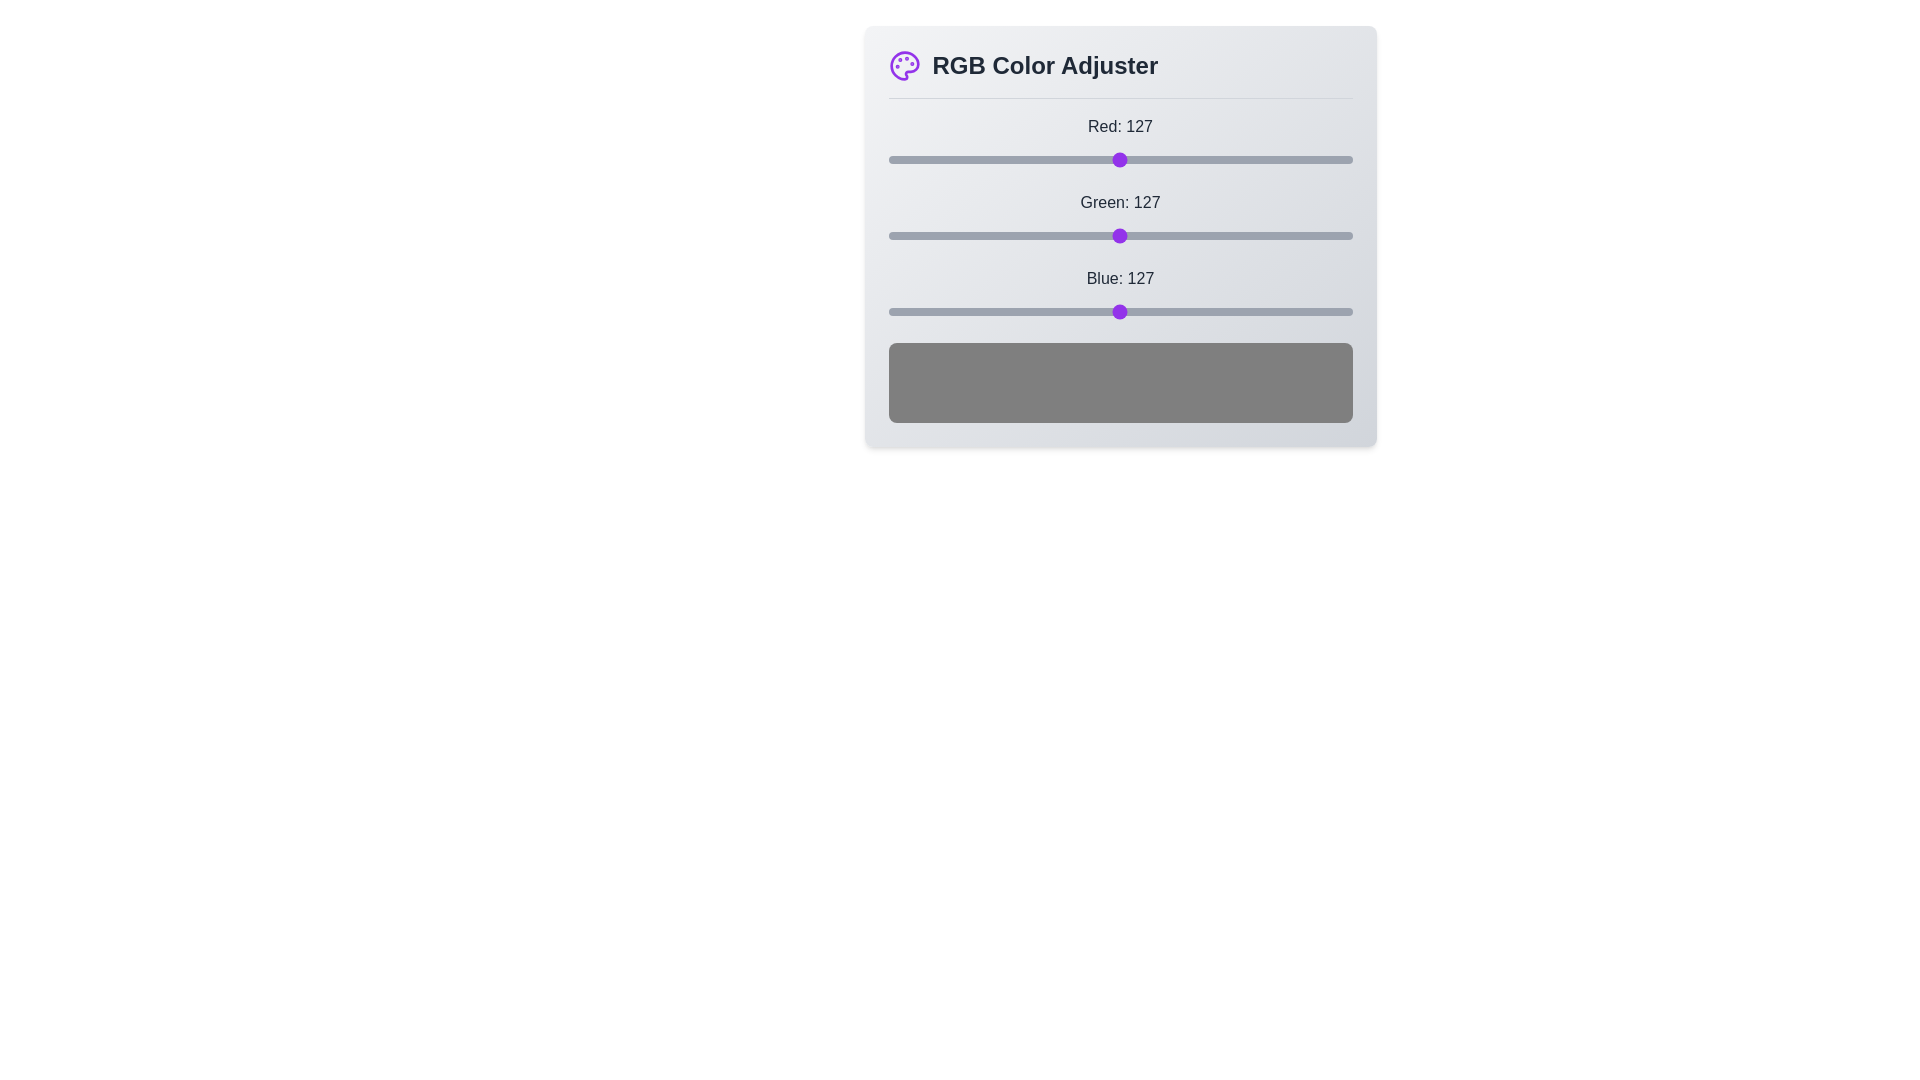 This screenshot has width=1920, height=1080. What do you see at coordinates (1100, 312) in the screenshot?
I see `the blue slider to 117 by dragging the slider` at bounding box center [1100, 312].